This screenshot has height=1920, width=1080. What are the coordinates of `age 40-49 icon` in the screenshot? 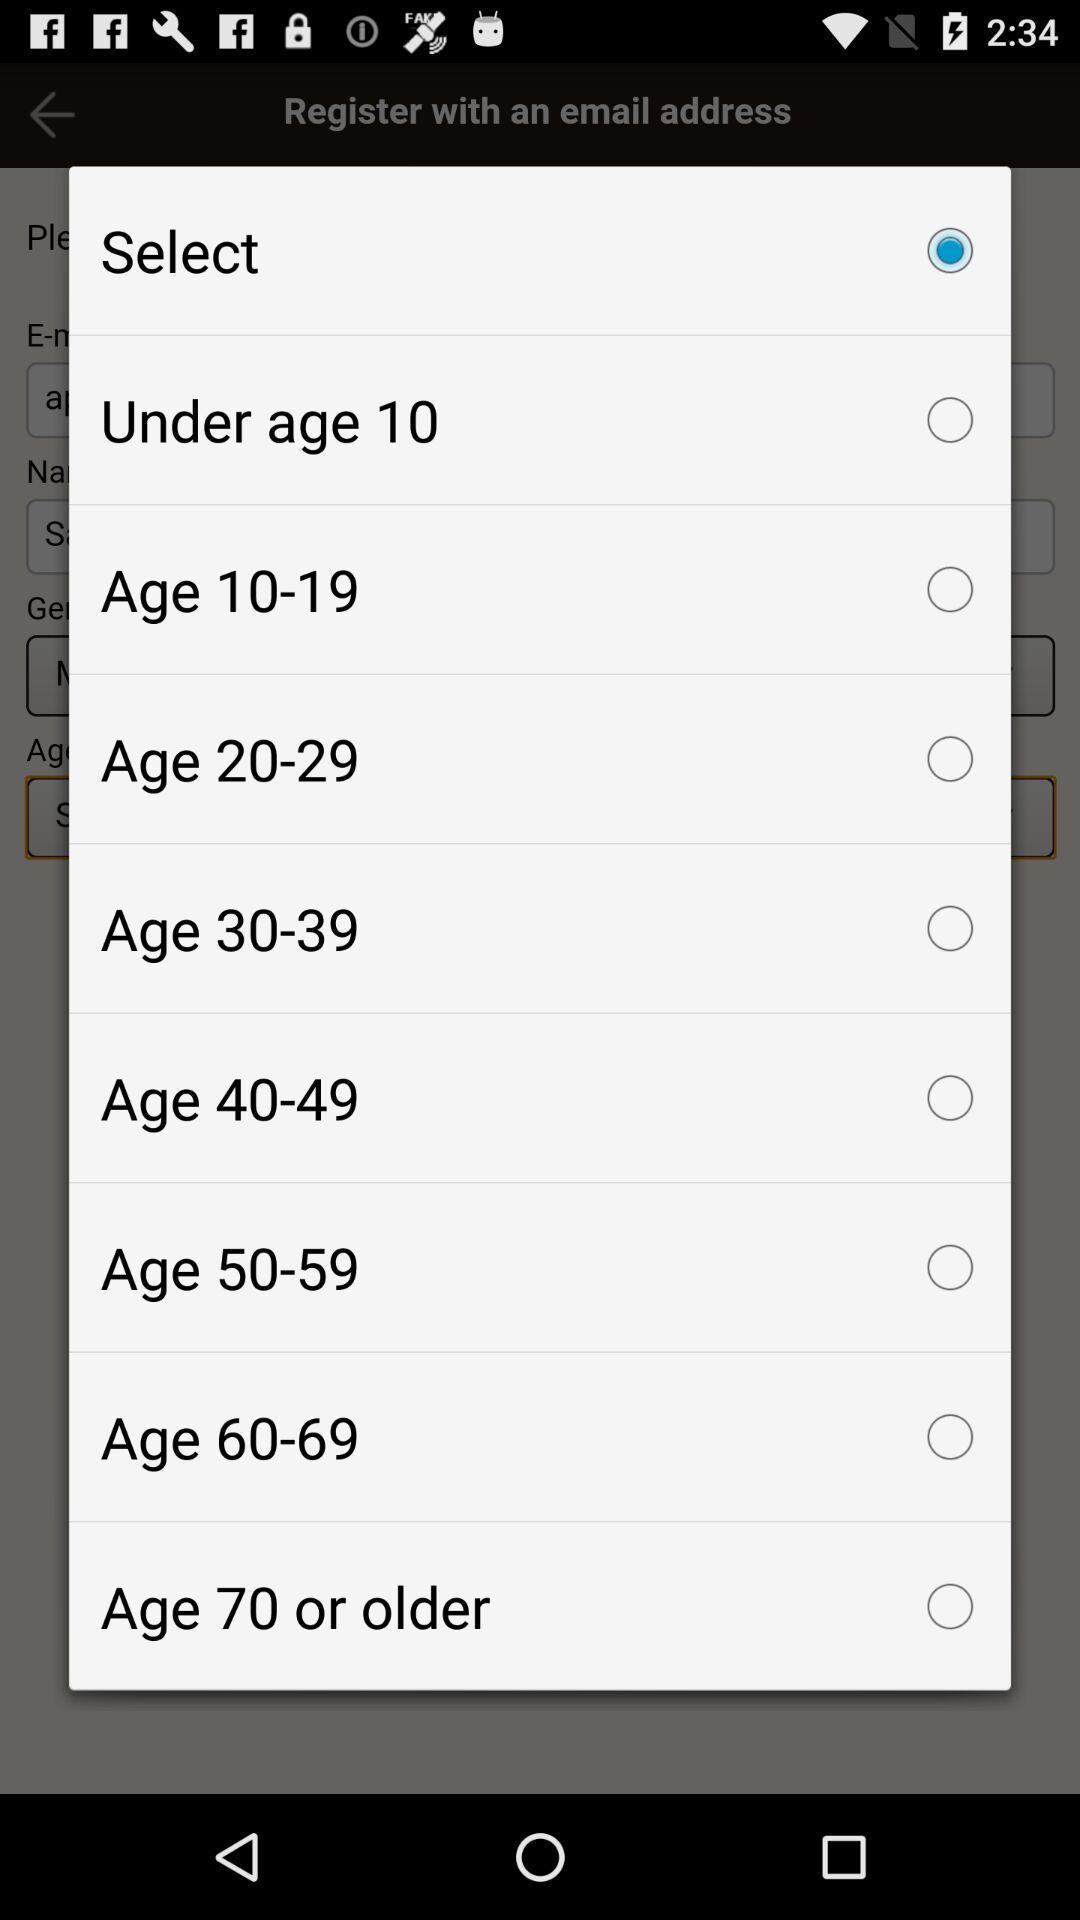 It's located at (540, 1097).